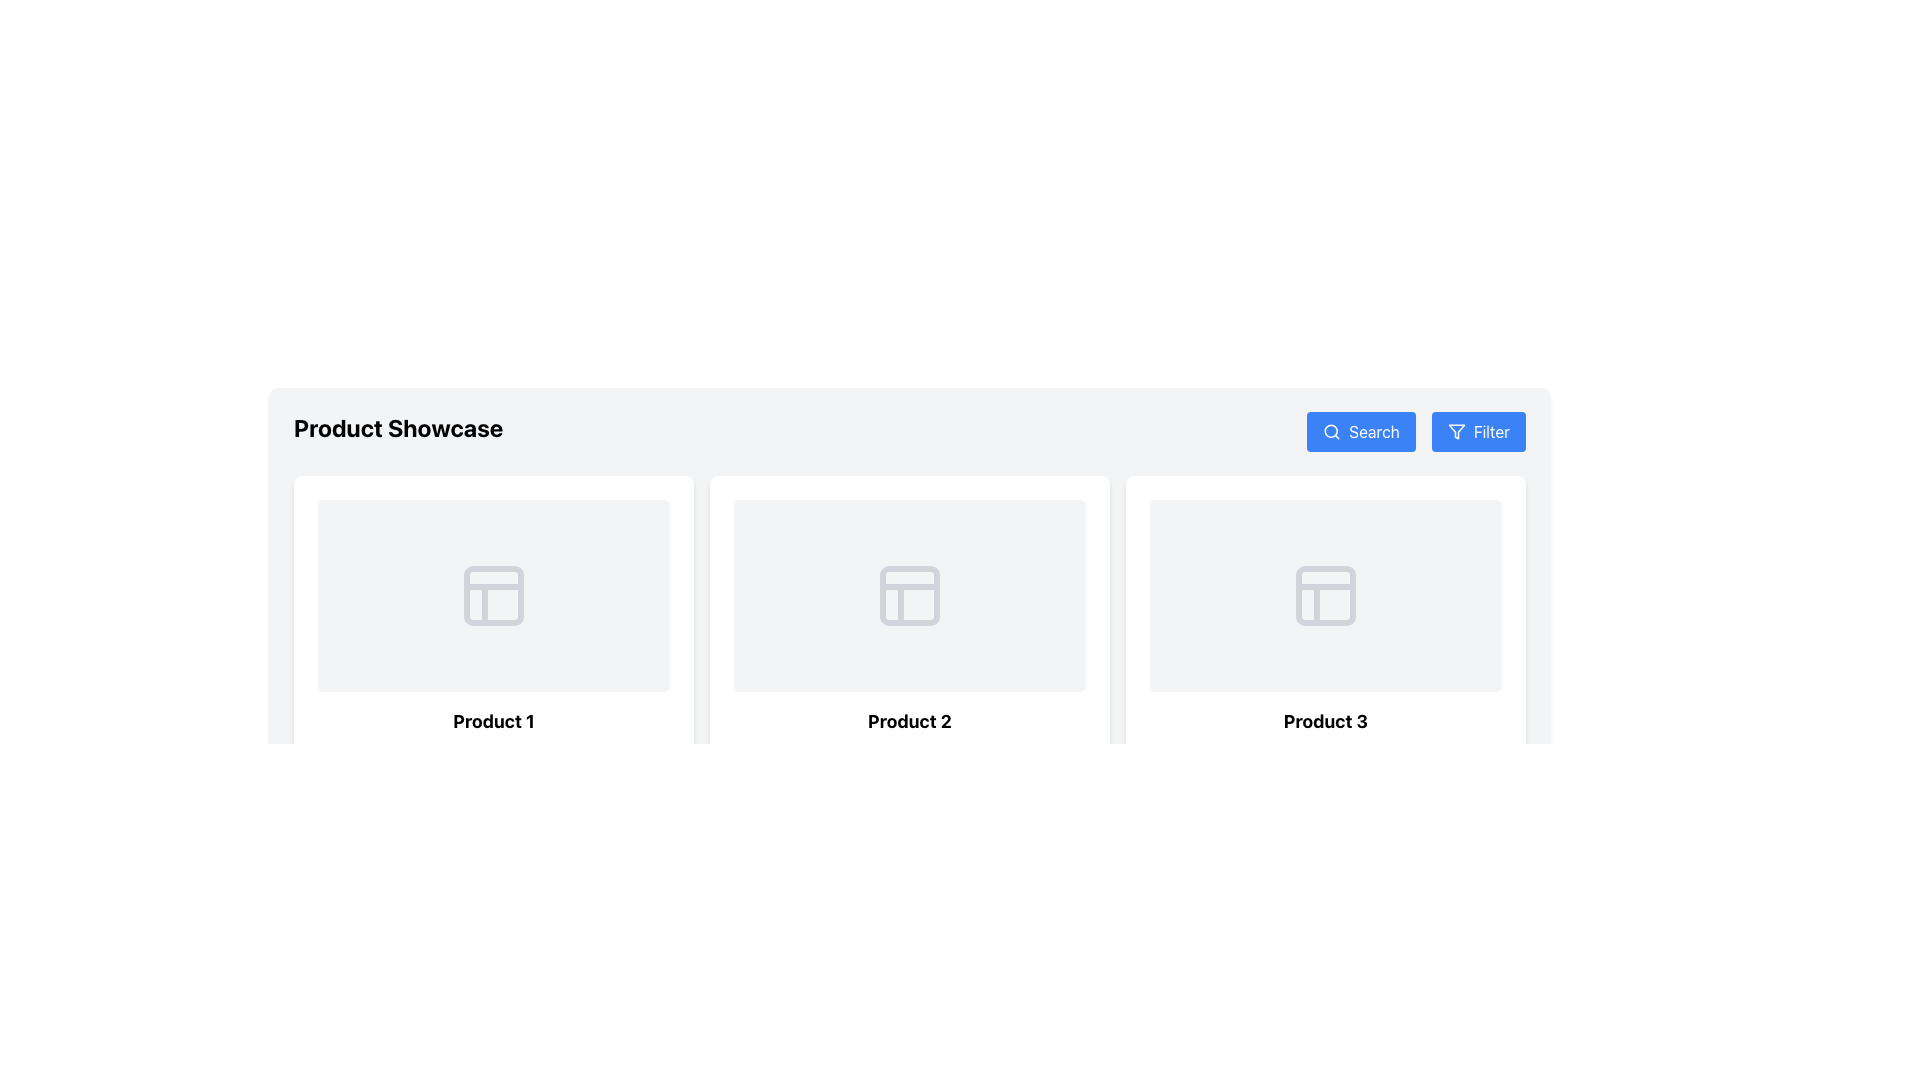  I want to click on text label displaying the word 'Search' within the blue button that has rounded corners and a magnifying-glass icon to its left, so click(1372, 431).